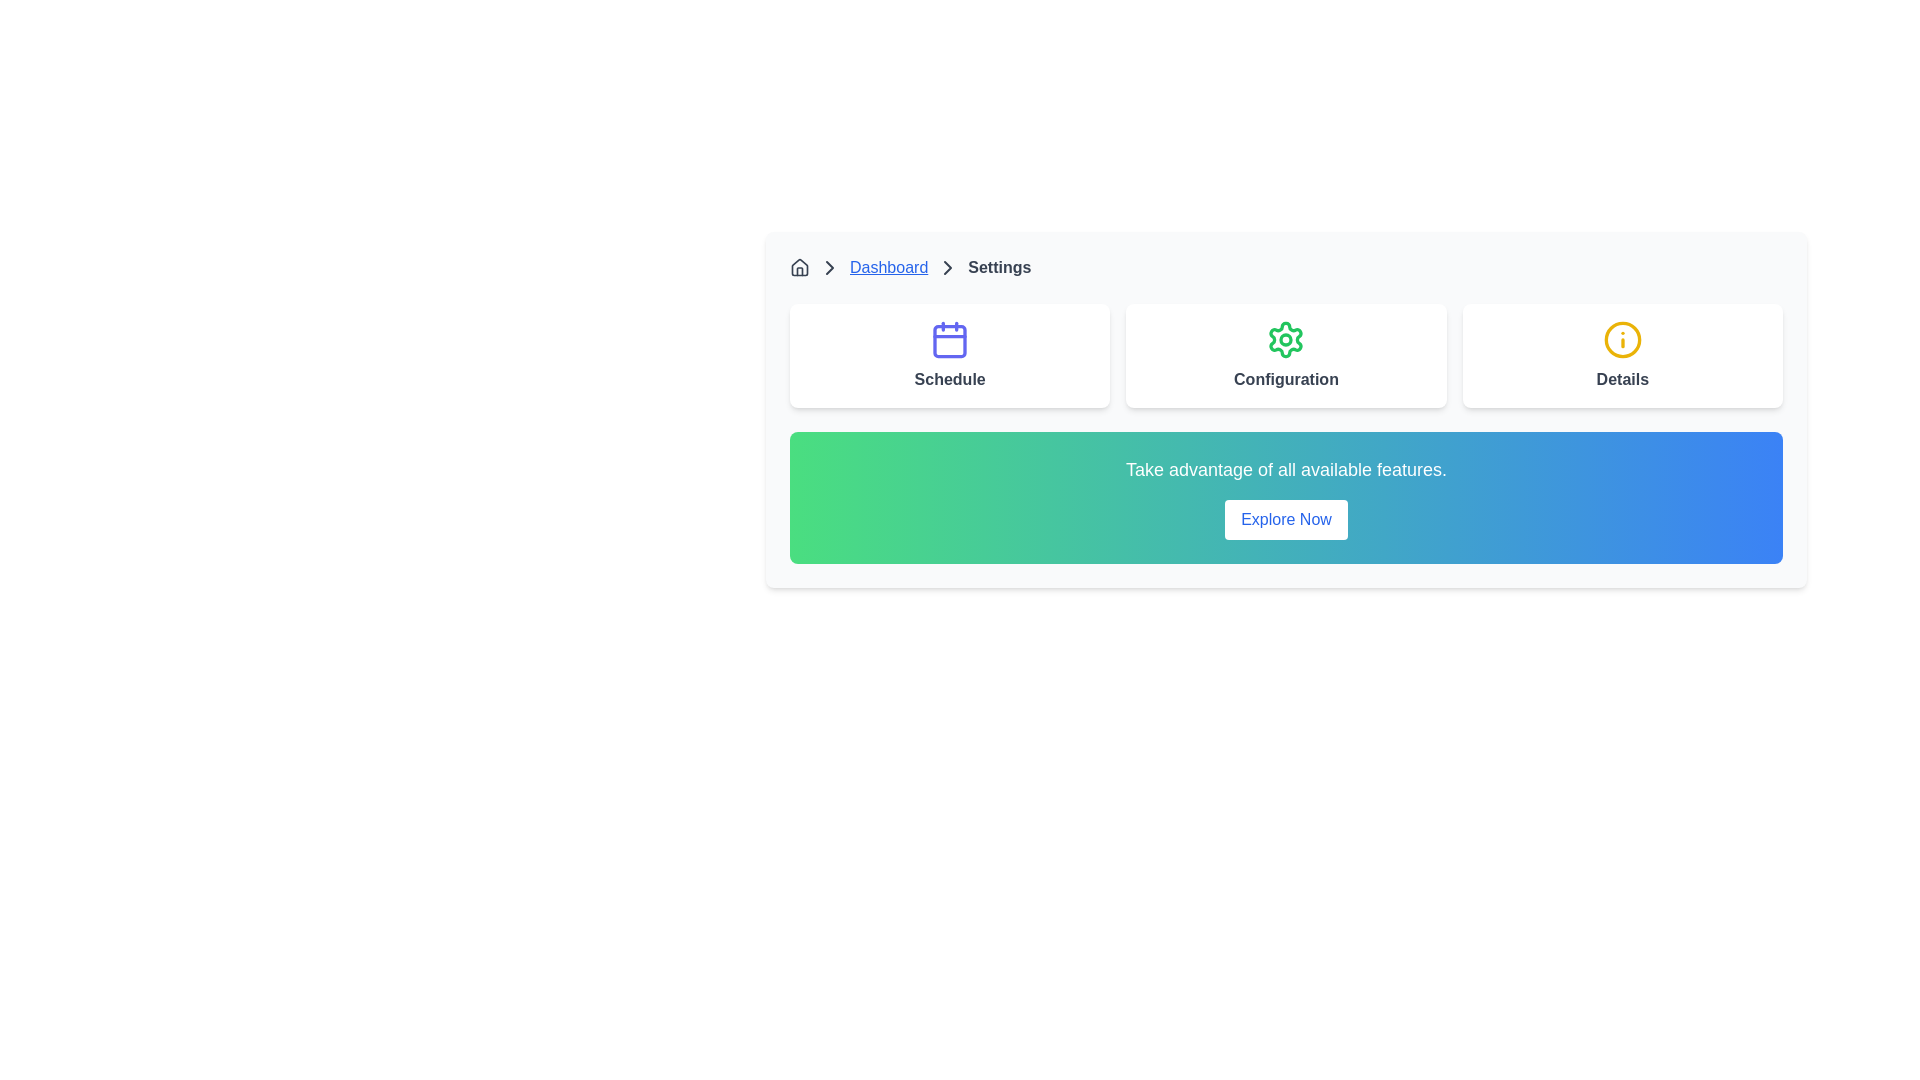  Describe the element at coordinates (830, 266) in the screenshot. I see `the small right arrow icon in the breadcrumb navigation bar located between 'Dashboard' and 'Settings' links` at that location.